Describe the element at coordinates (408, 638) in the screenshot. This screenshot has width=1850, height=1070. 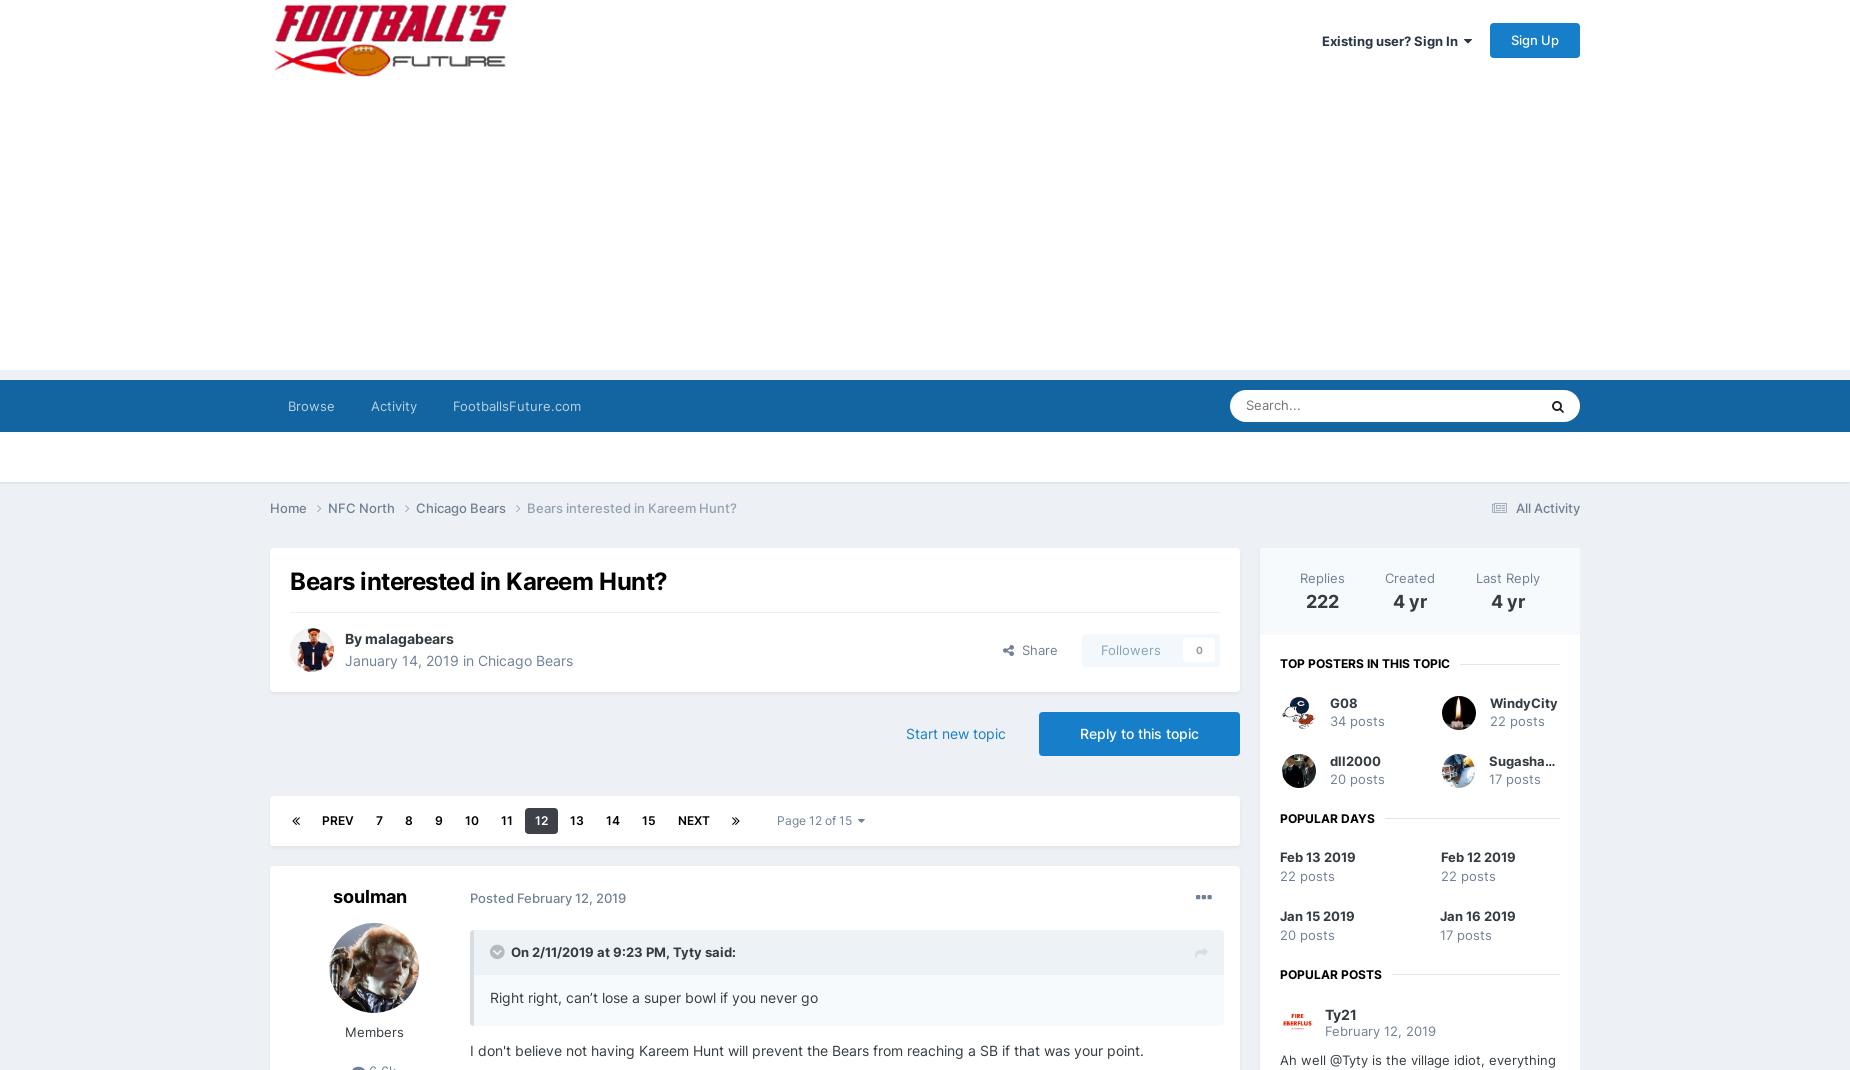
I see `'malagabears'` at that location.